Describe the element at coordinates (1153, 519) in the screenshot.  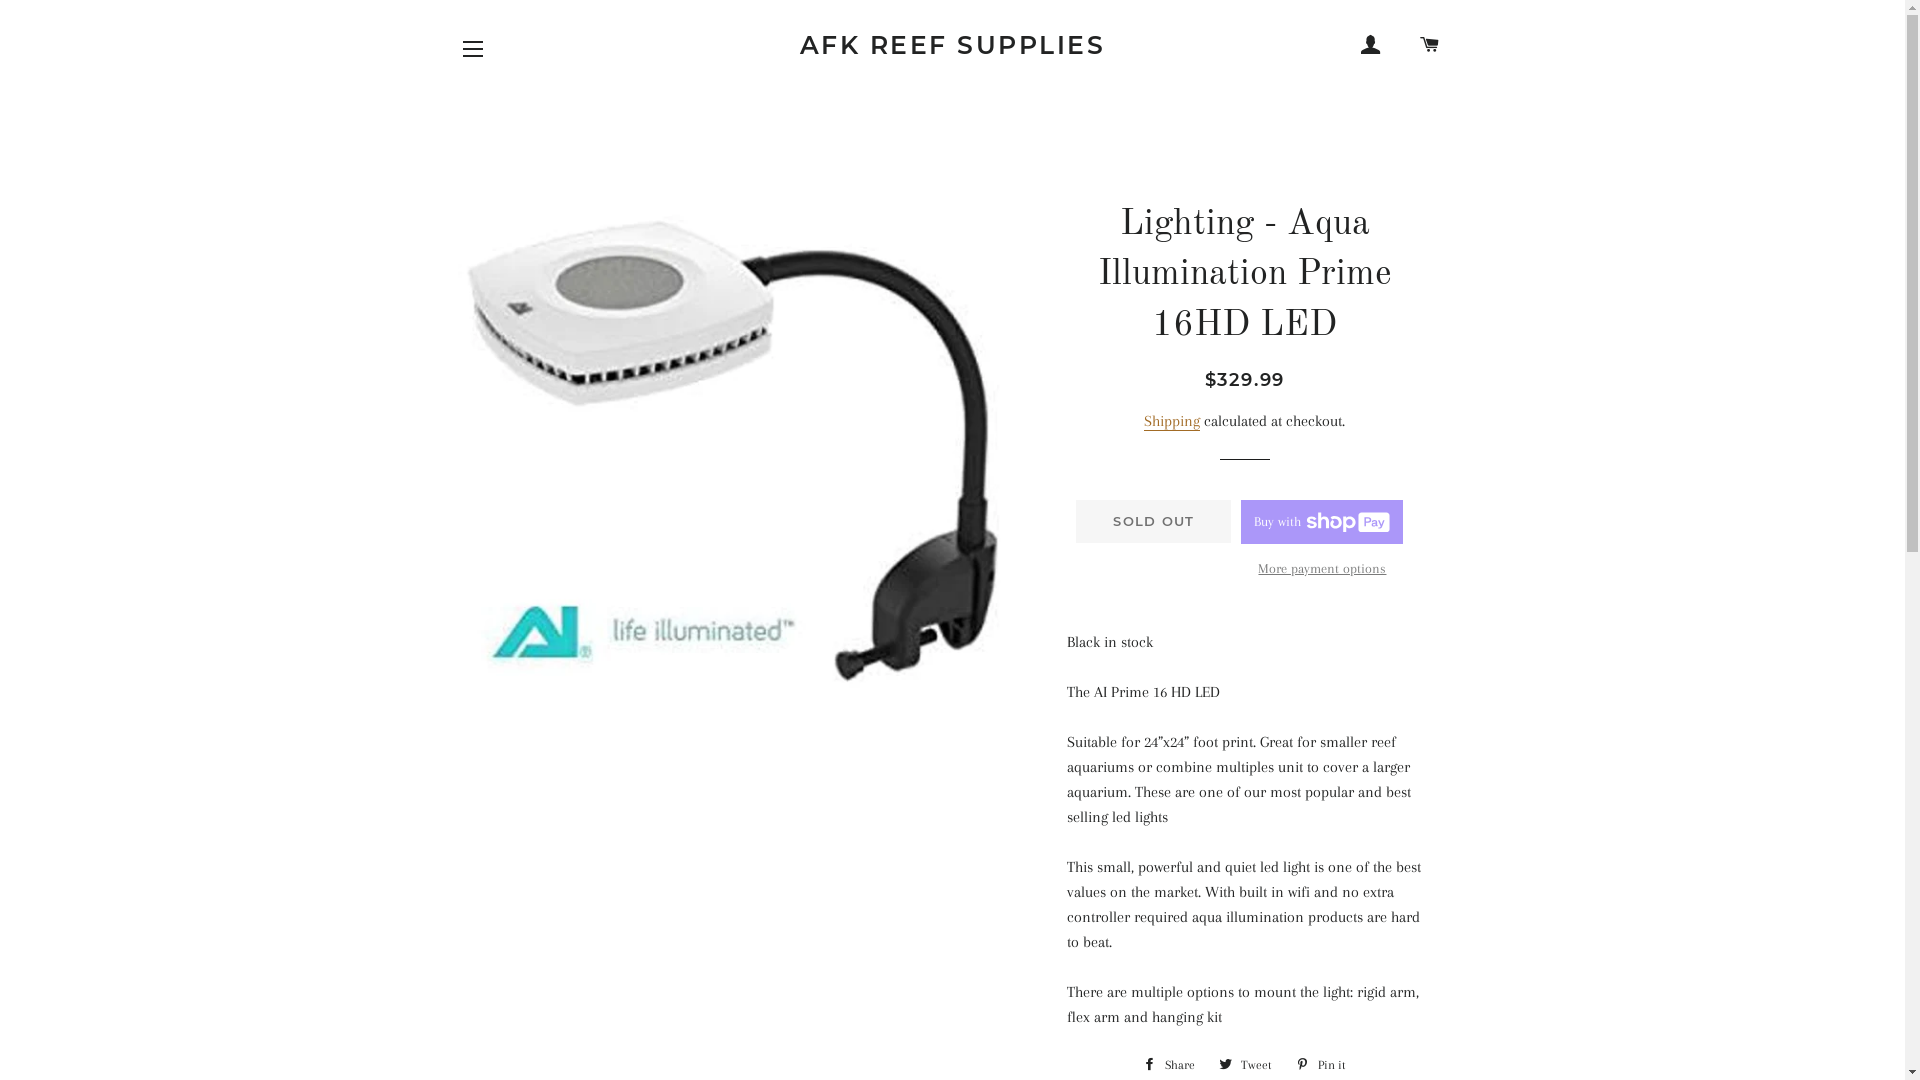
I see `'SOLD OUT'` at that location.